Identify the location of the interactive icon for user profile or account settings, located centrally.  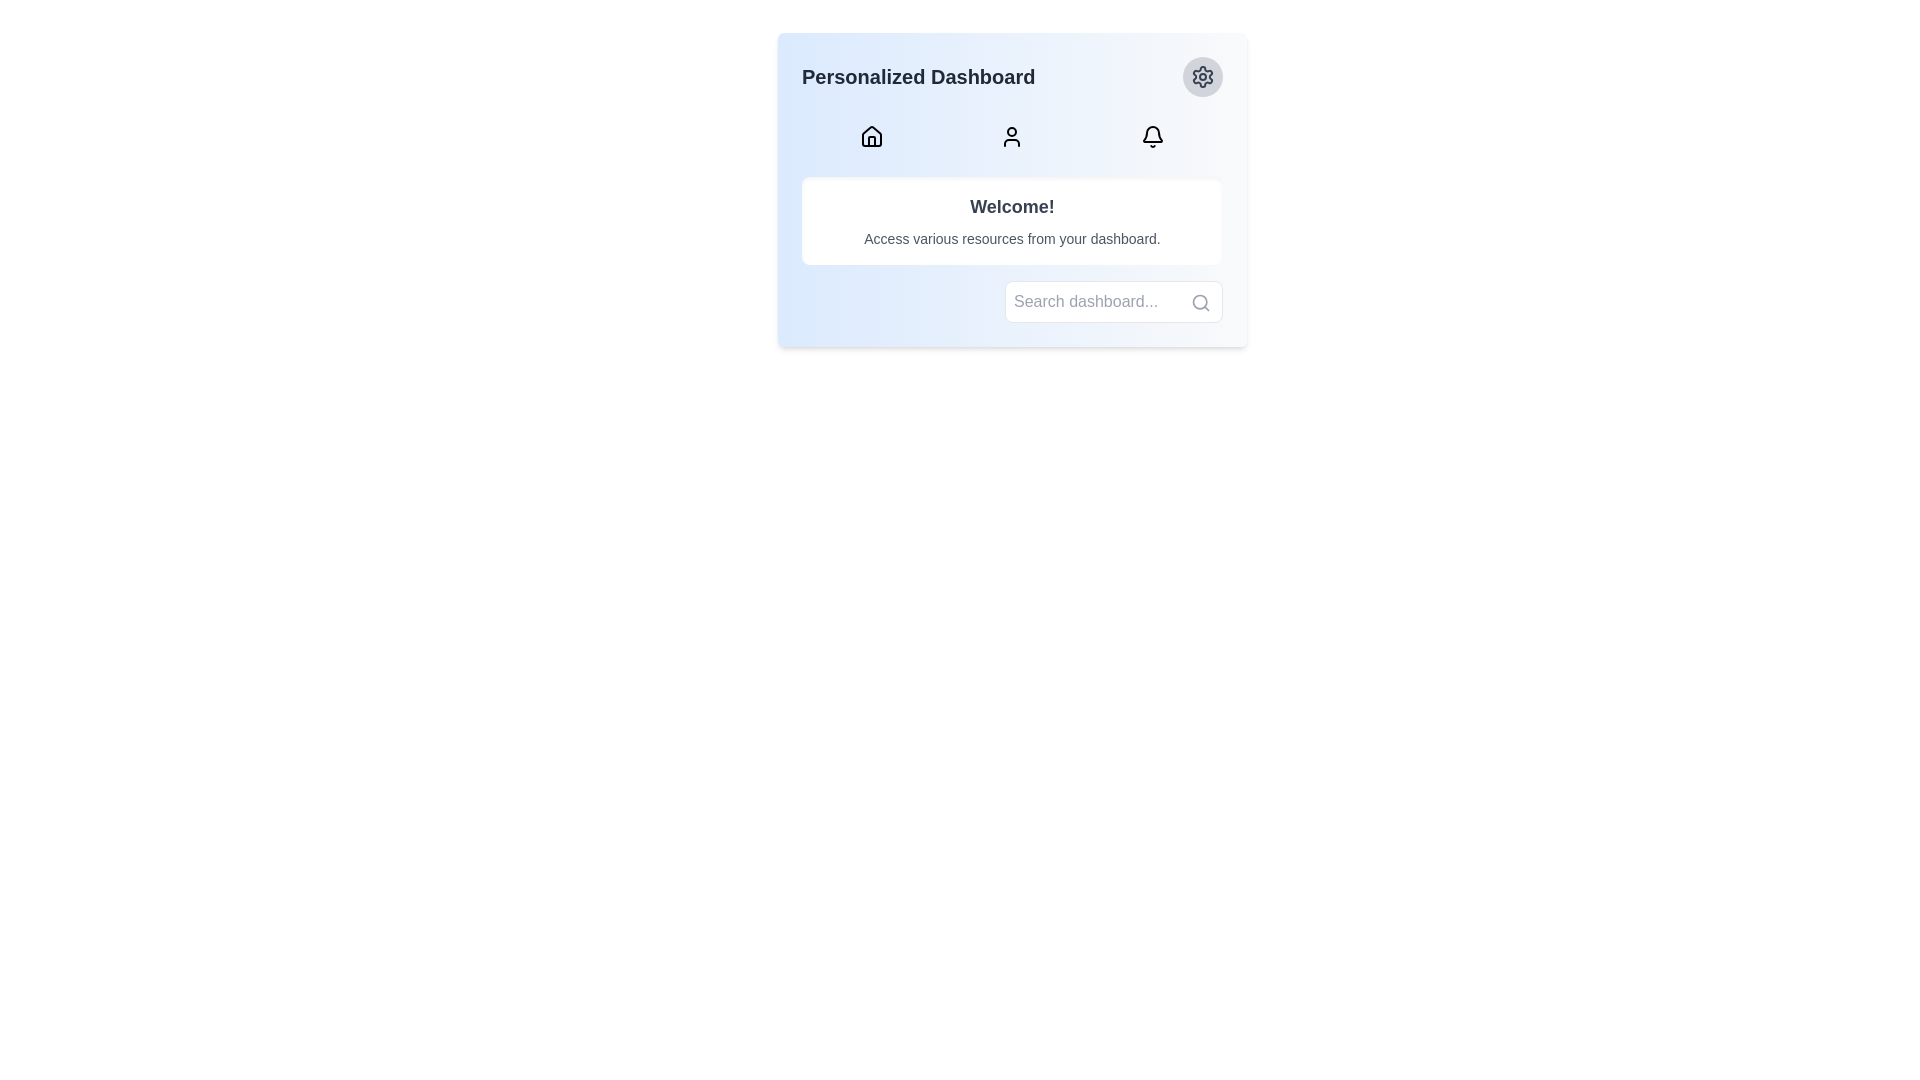
(1012, 136).